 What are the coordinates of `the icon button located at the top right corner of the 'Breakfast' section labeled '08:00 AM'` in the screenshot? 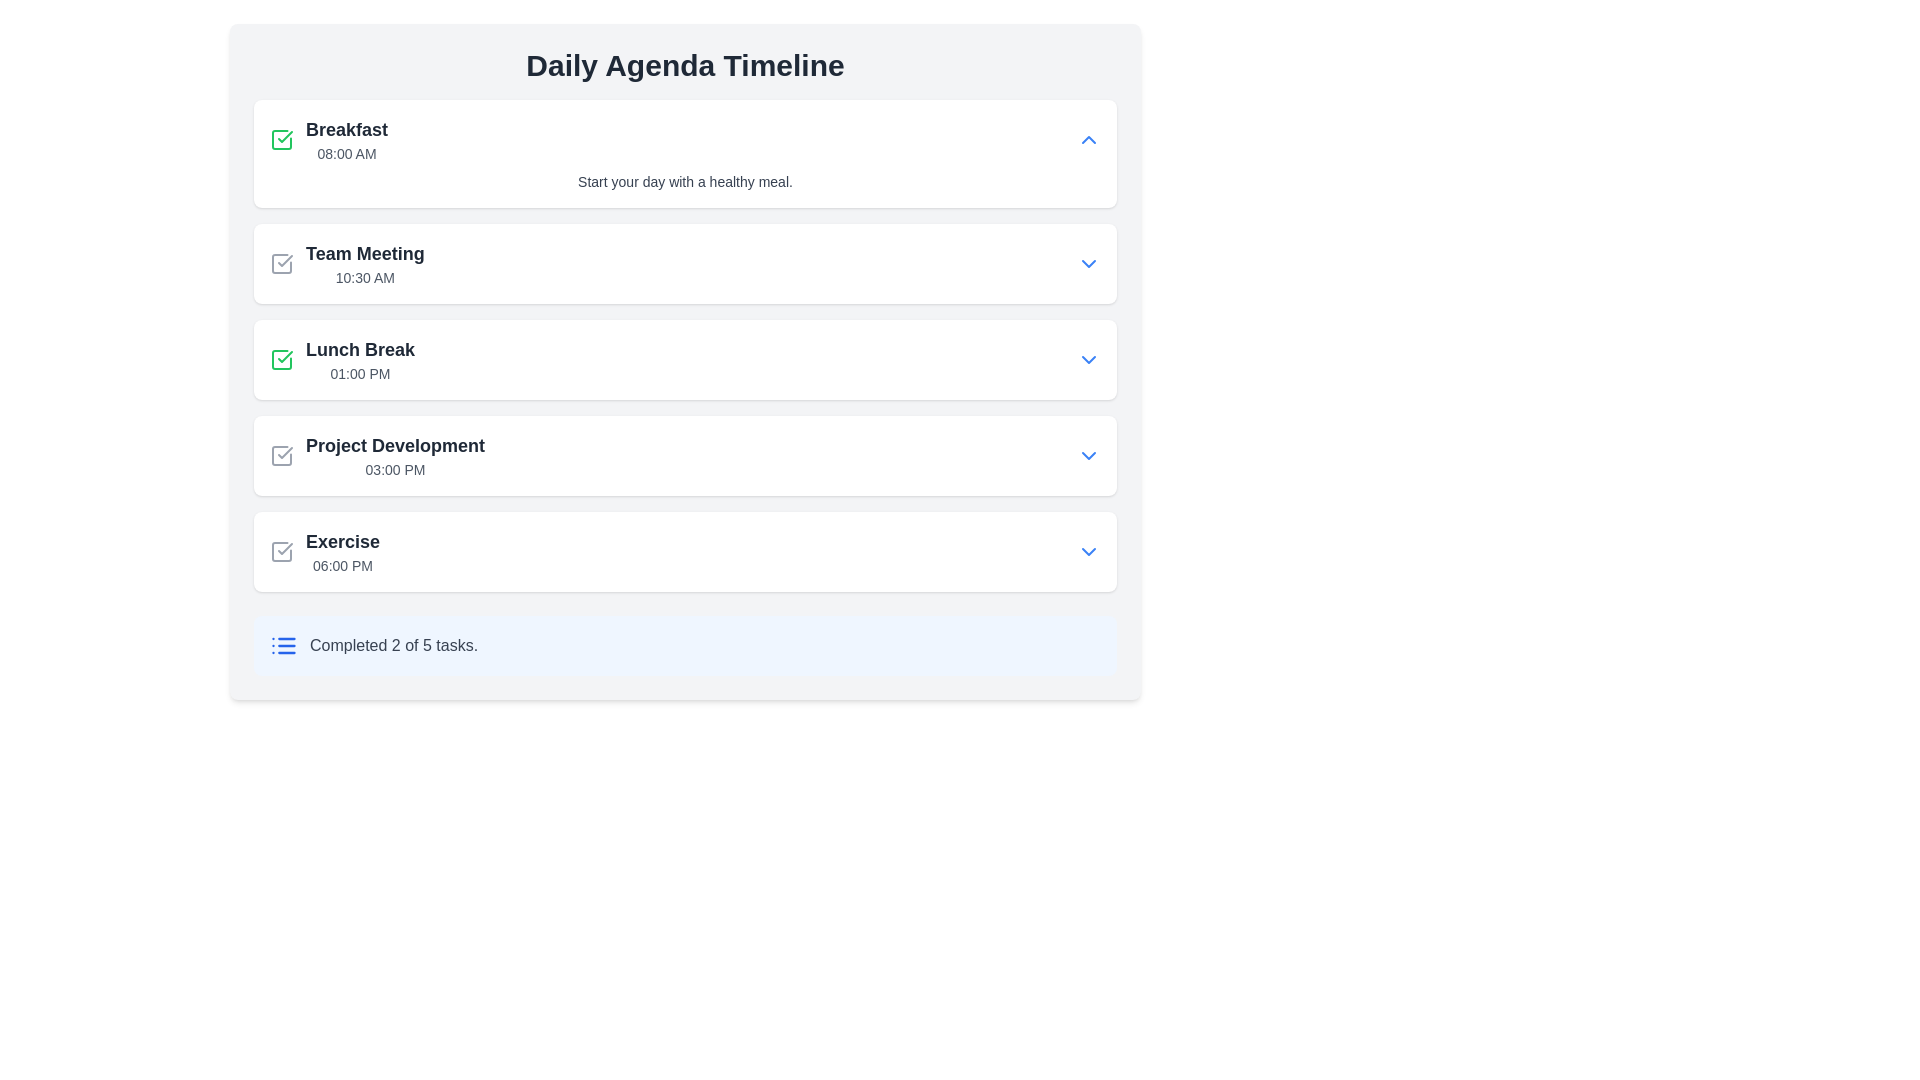 It's located at (1088, 138).